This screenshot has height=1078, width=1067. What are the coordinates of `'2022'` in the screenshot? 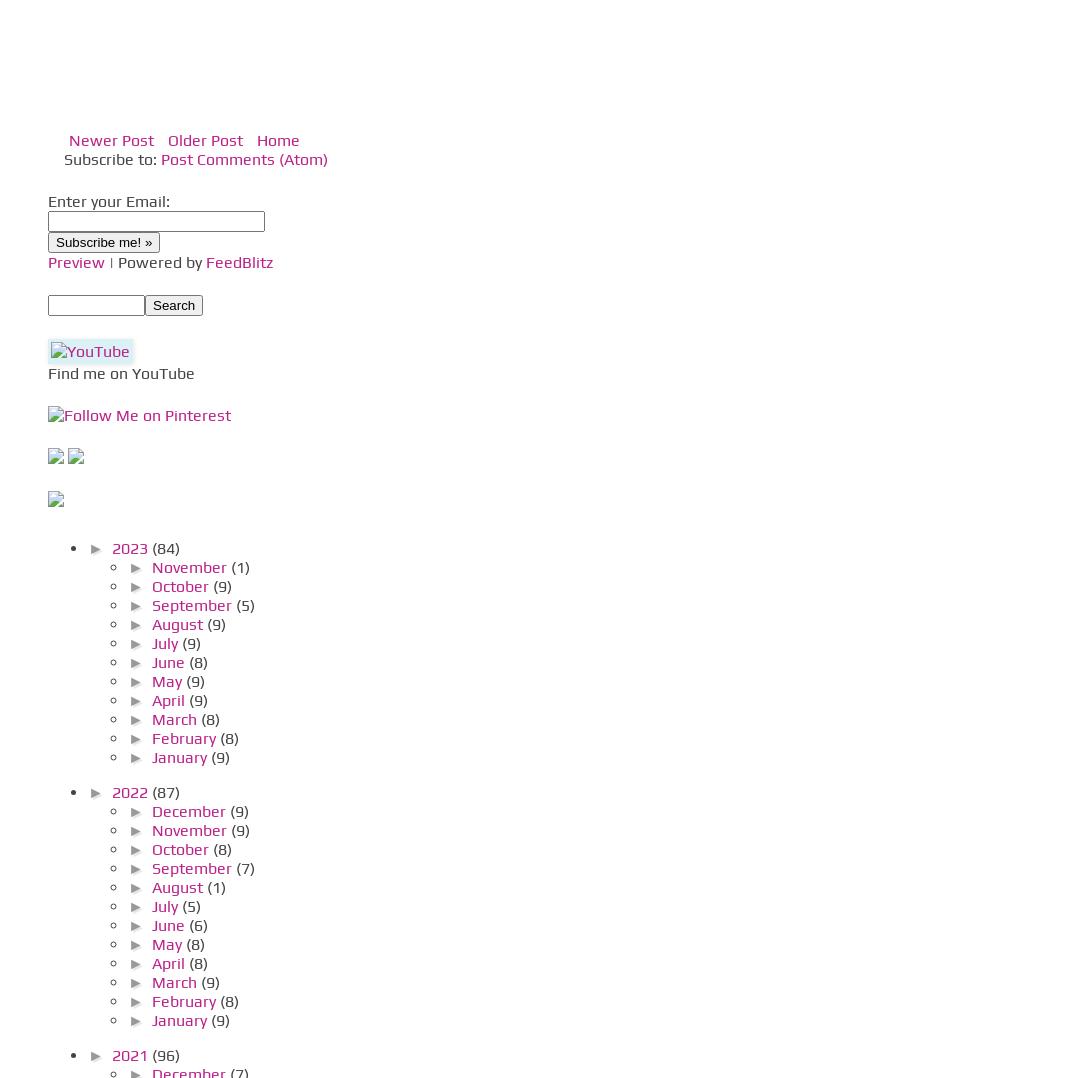 It's located at (130, 791).